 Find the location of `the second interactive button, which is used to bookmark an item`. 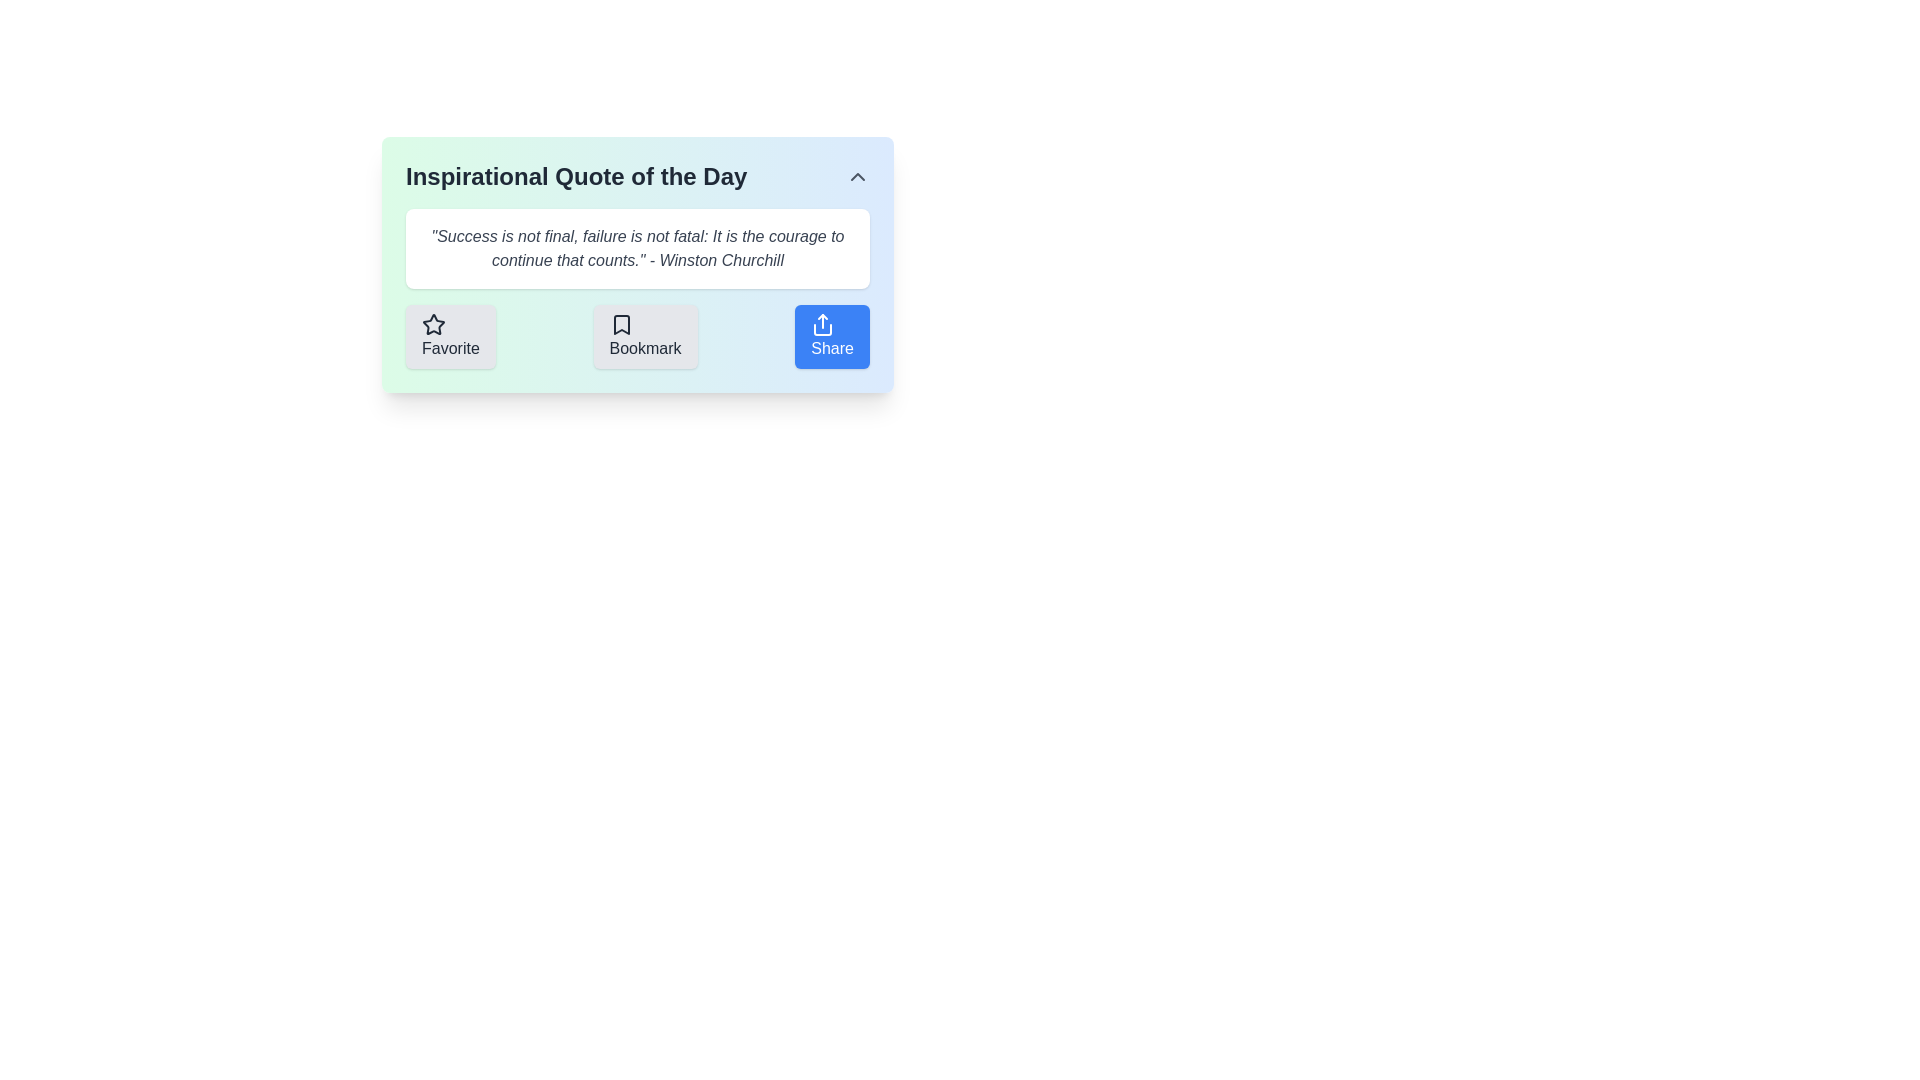

the second interactive button, which is used to bookmark an item is located at coordinates (645, 335).